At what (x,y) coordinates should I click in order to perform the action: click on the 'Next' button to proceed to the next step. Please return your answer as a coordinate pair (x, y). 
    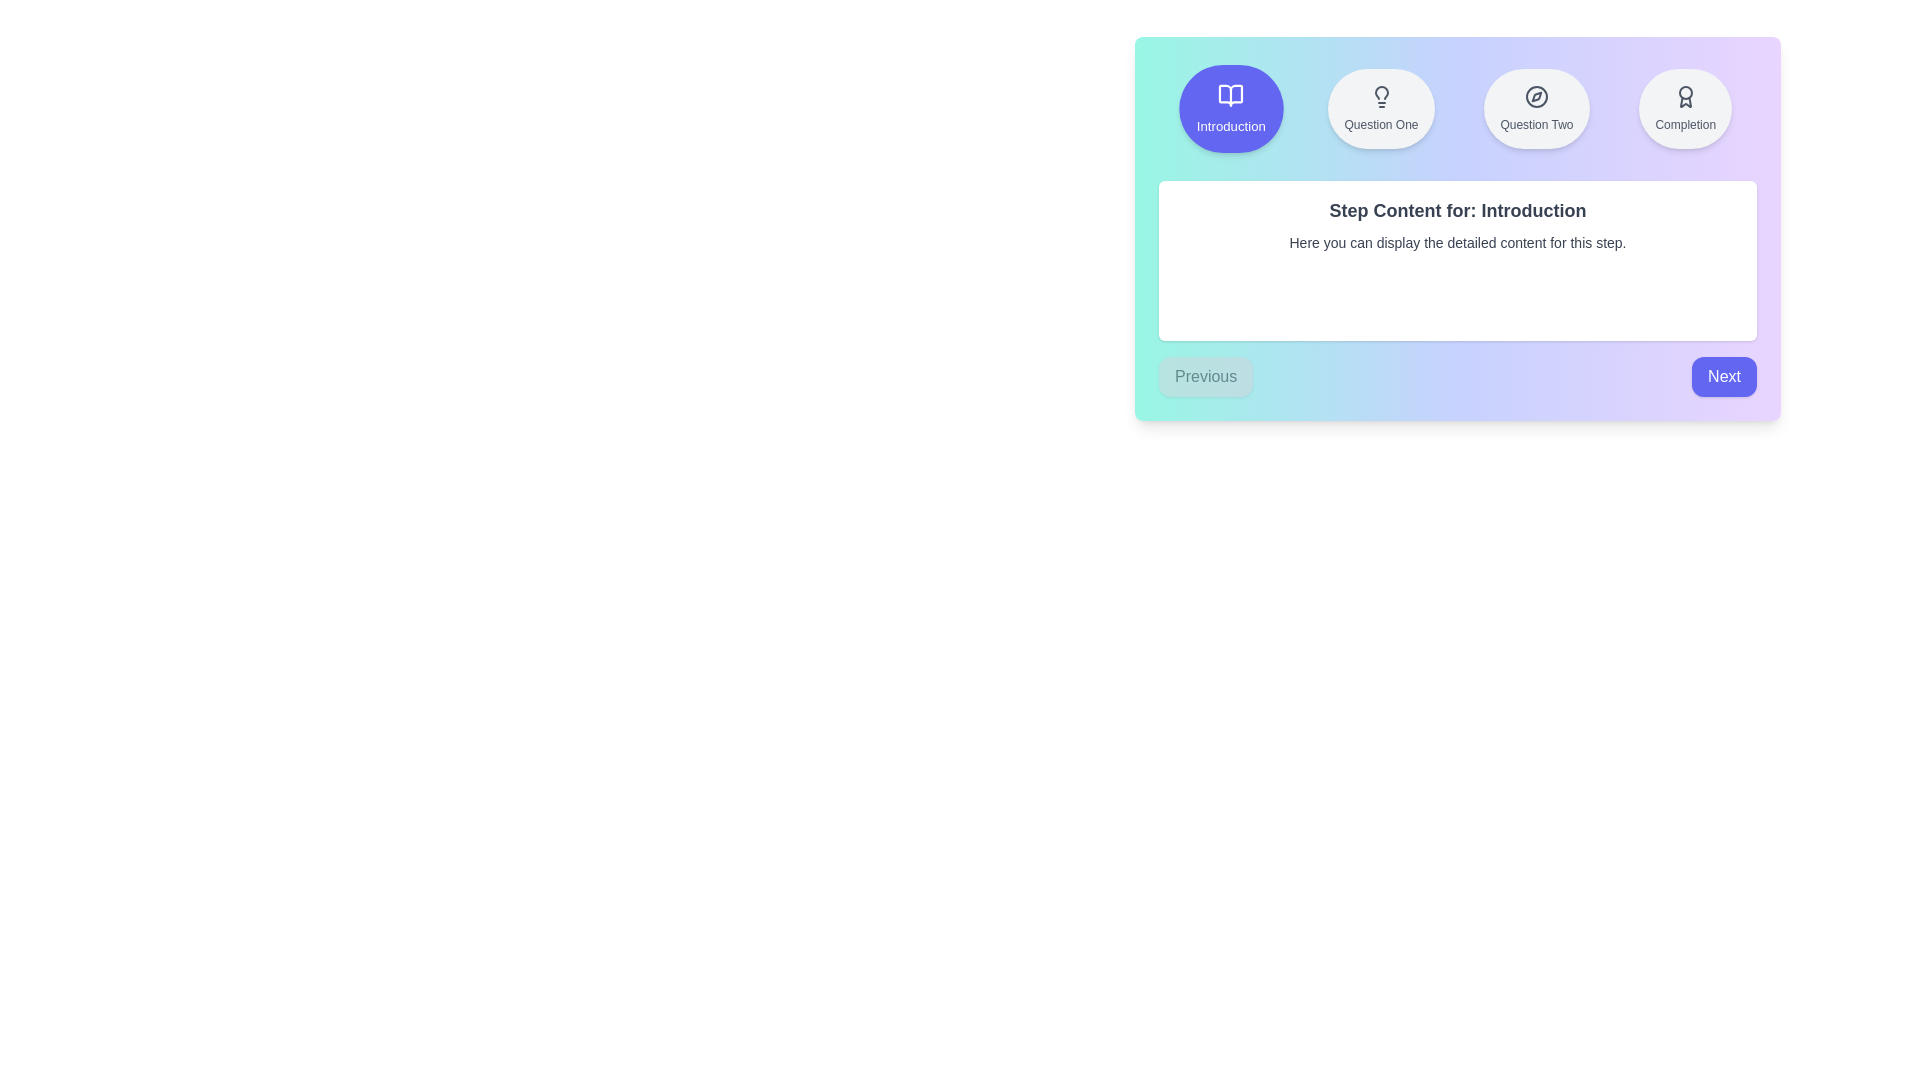
    Looking at the image, I should click on (1722, 377).